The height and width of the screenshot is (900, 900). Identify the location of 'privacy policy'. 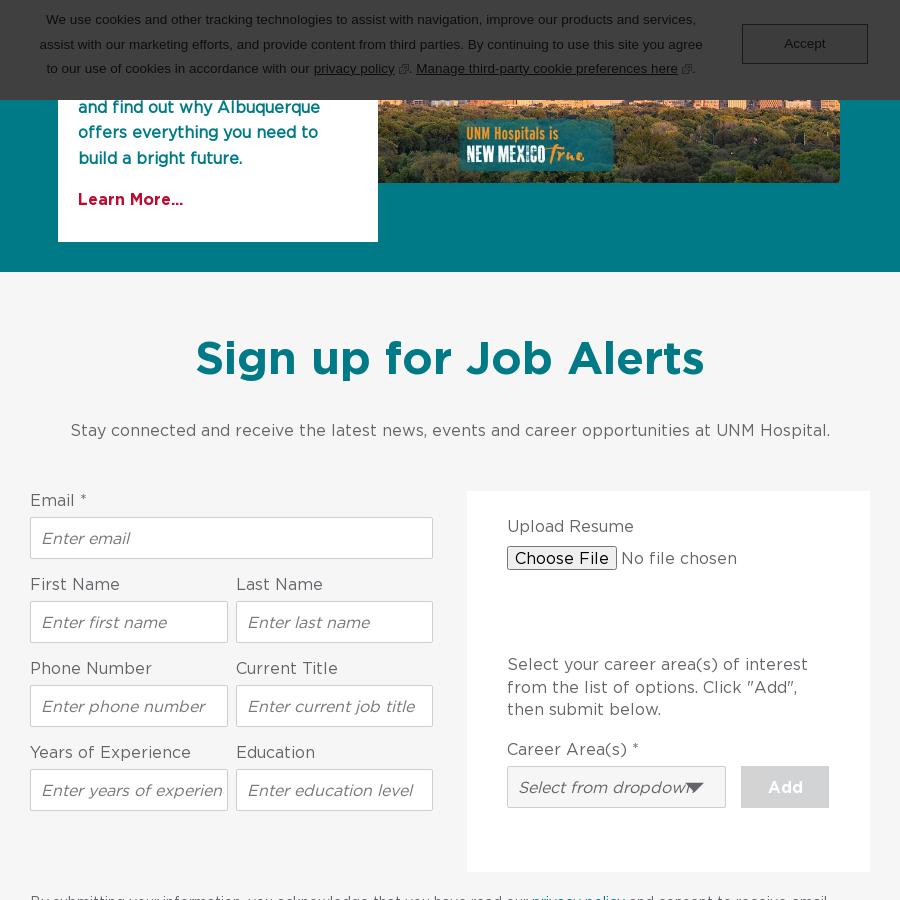
(353, 66).